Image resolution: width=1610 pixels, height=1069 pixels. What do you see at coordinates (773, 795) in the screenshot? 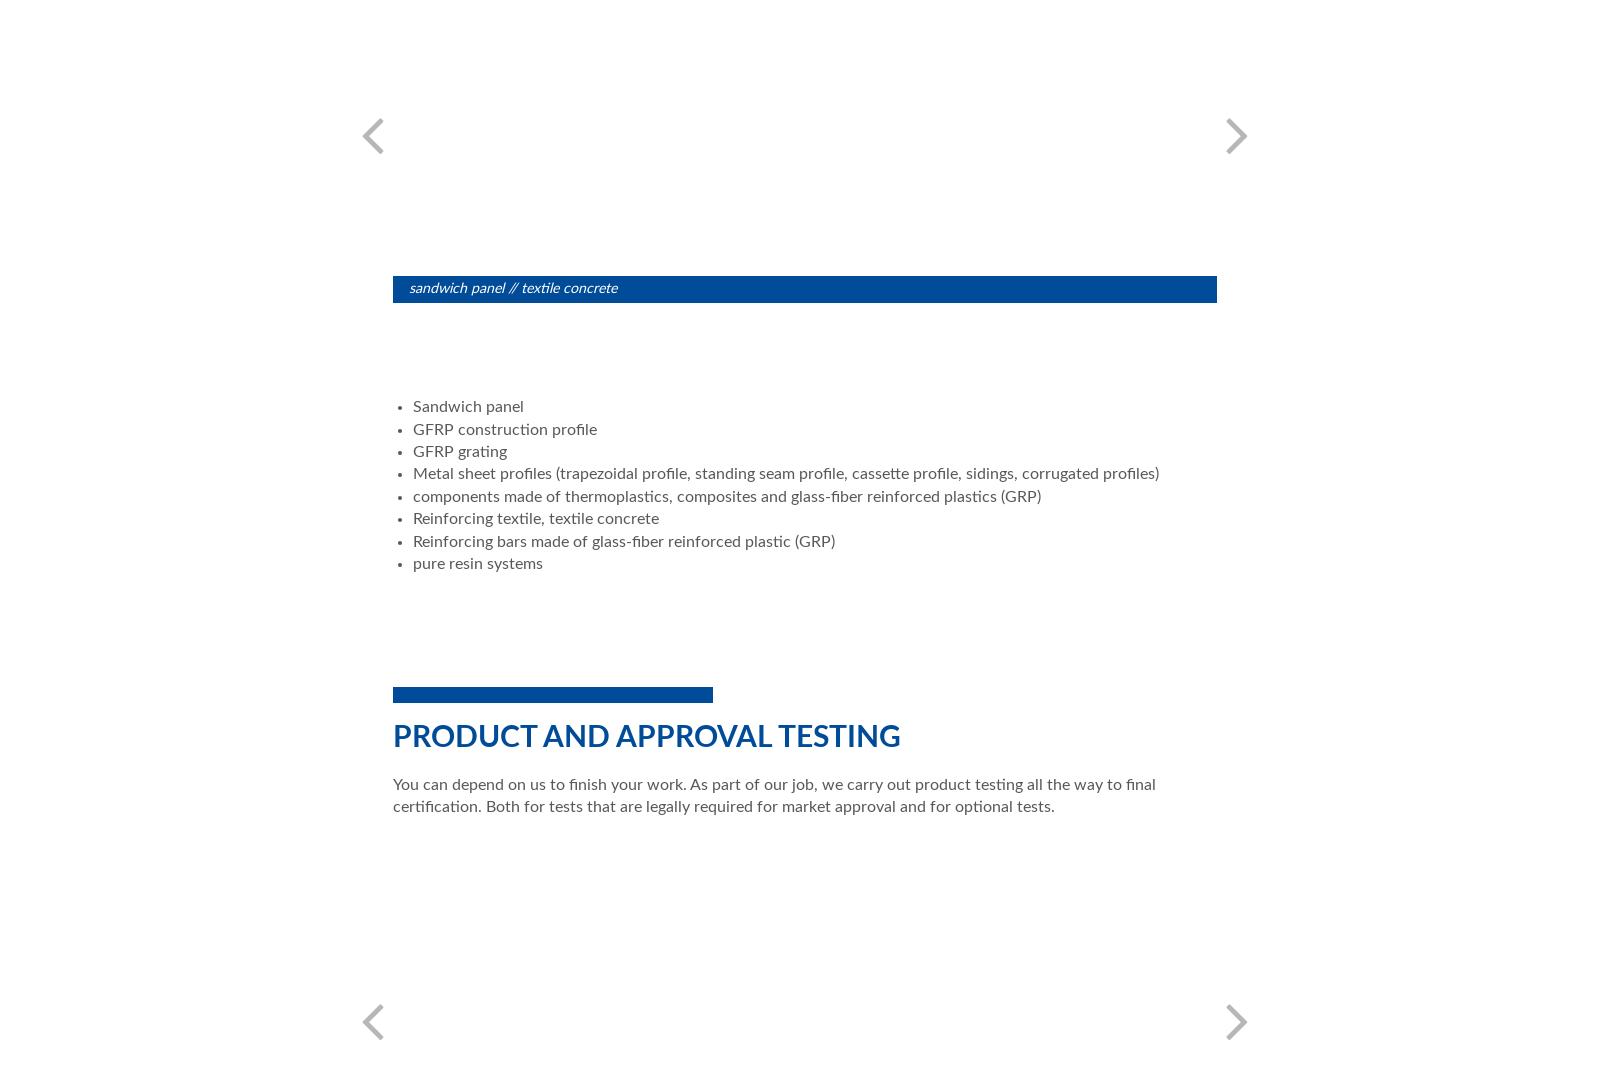
I see `'You can depend on us to finish your work. As part of our job, we carry out product testing all the way to final certification. Both for tests that are legally required for market approval and for optional tests.'` at bounding box center [773, 795].